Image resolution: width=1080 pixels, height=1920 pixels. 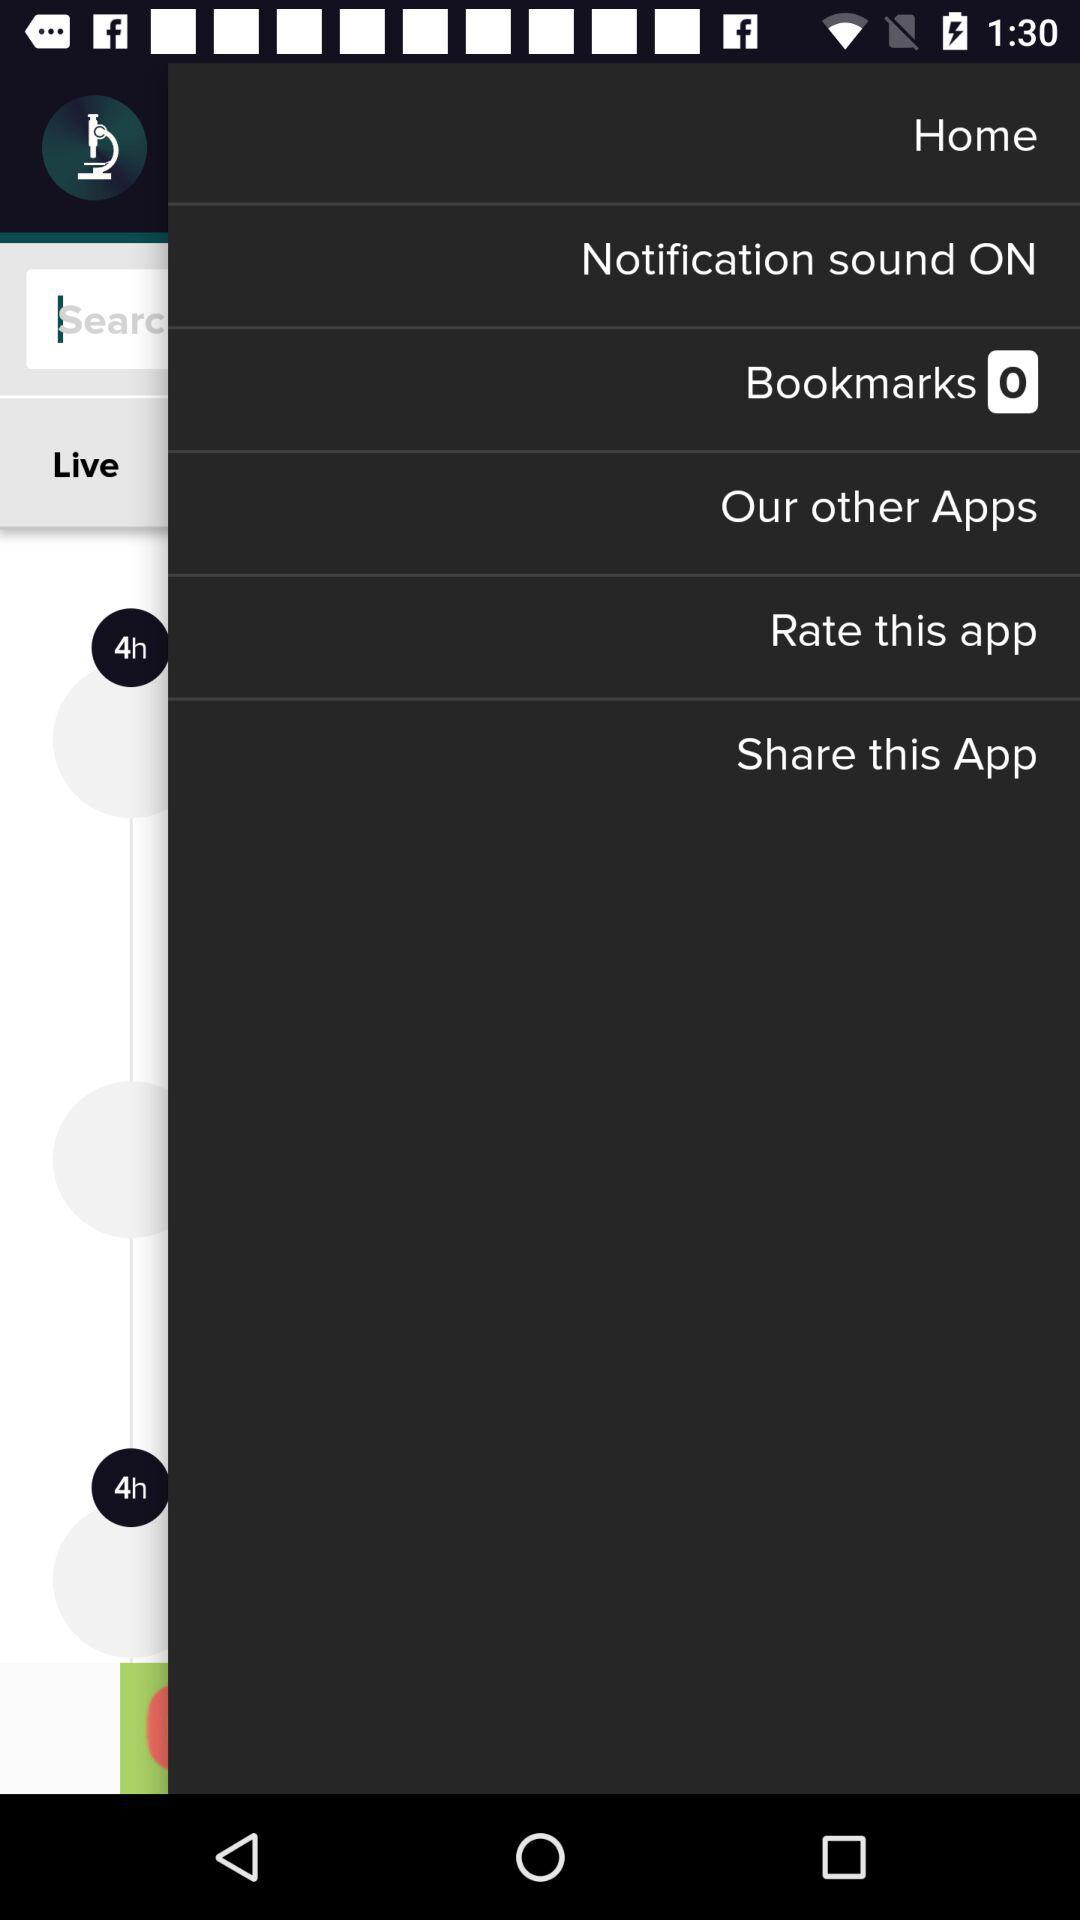 I want to click on the pause icon, so click(x=995, y=146).